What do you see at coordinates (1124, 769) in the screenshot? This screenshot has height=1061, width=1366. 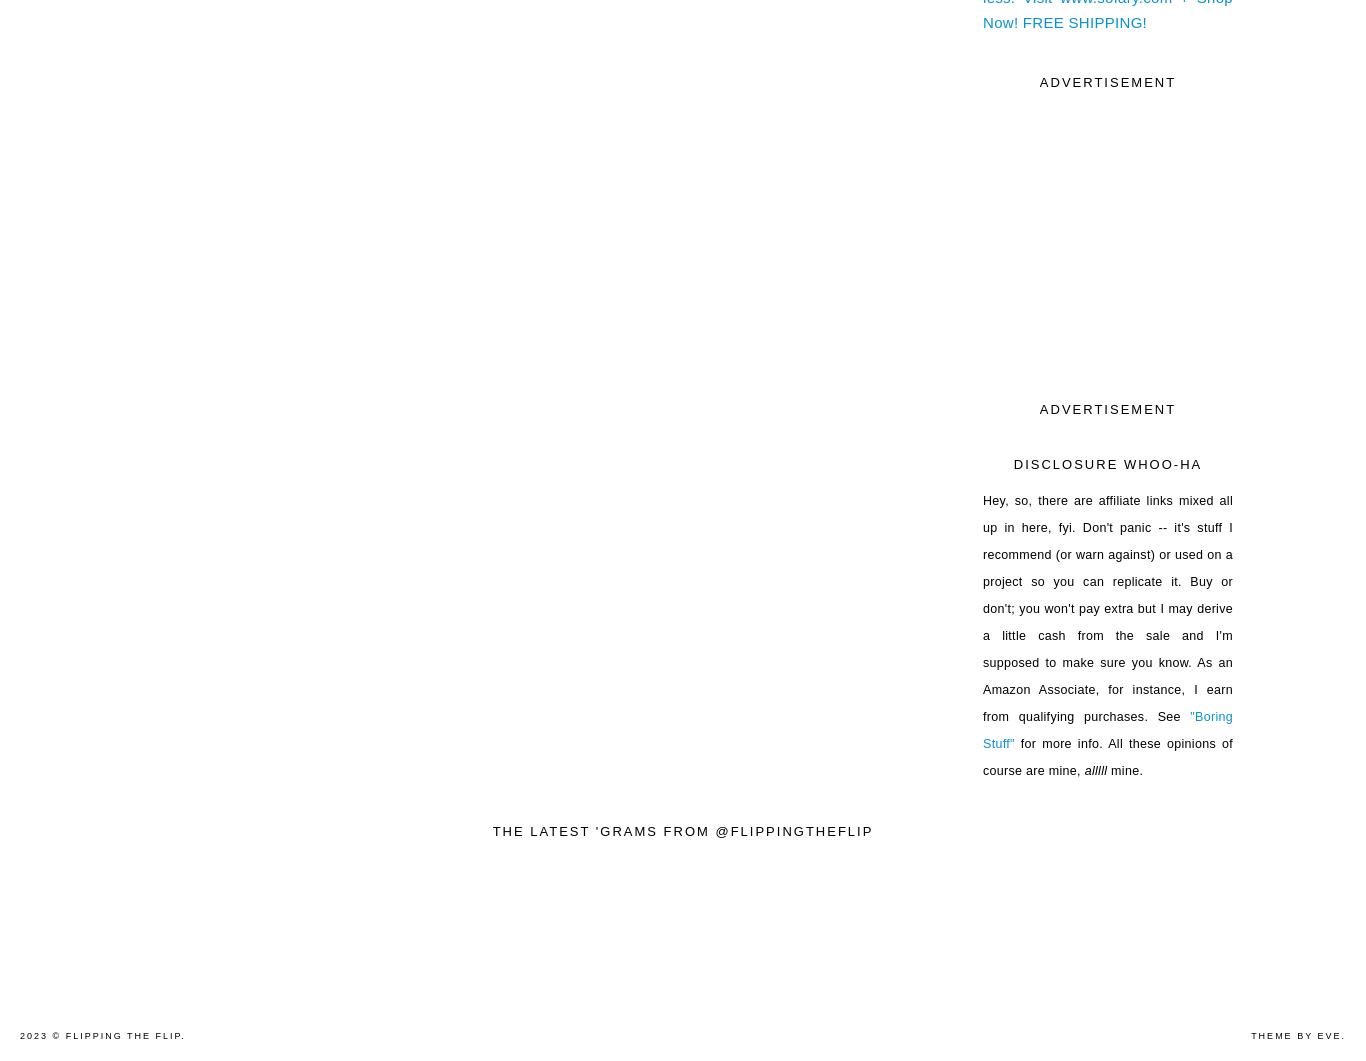 I see `'mine.'` at bounding box center [1124, 769].